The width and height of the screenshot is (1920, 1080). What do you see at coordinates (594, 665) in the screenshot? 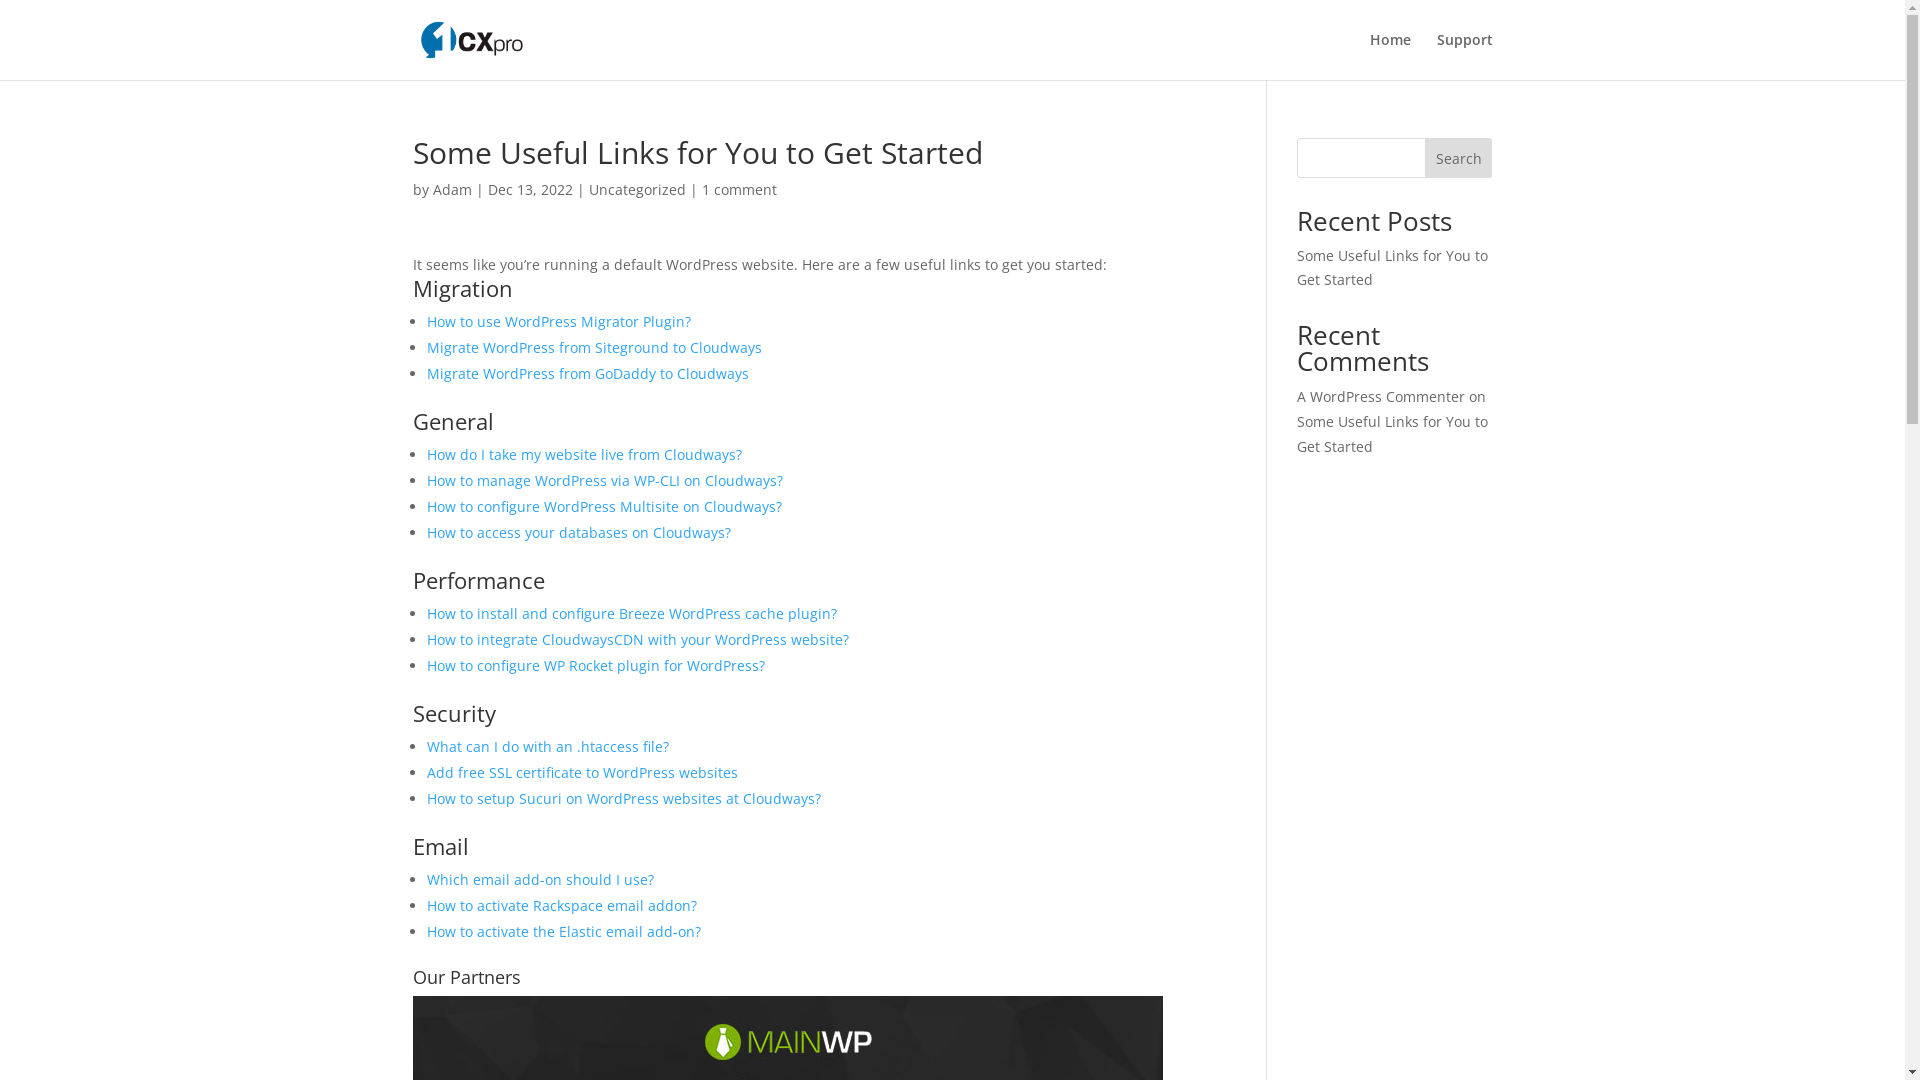
I see `'How to configure WP Rocket plugin for WordPress?'` at bounding box center [594, 665].